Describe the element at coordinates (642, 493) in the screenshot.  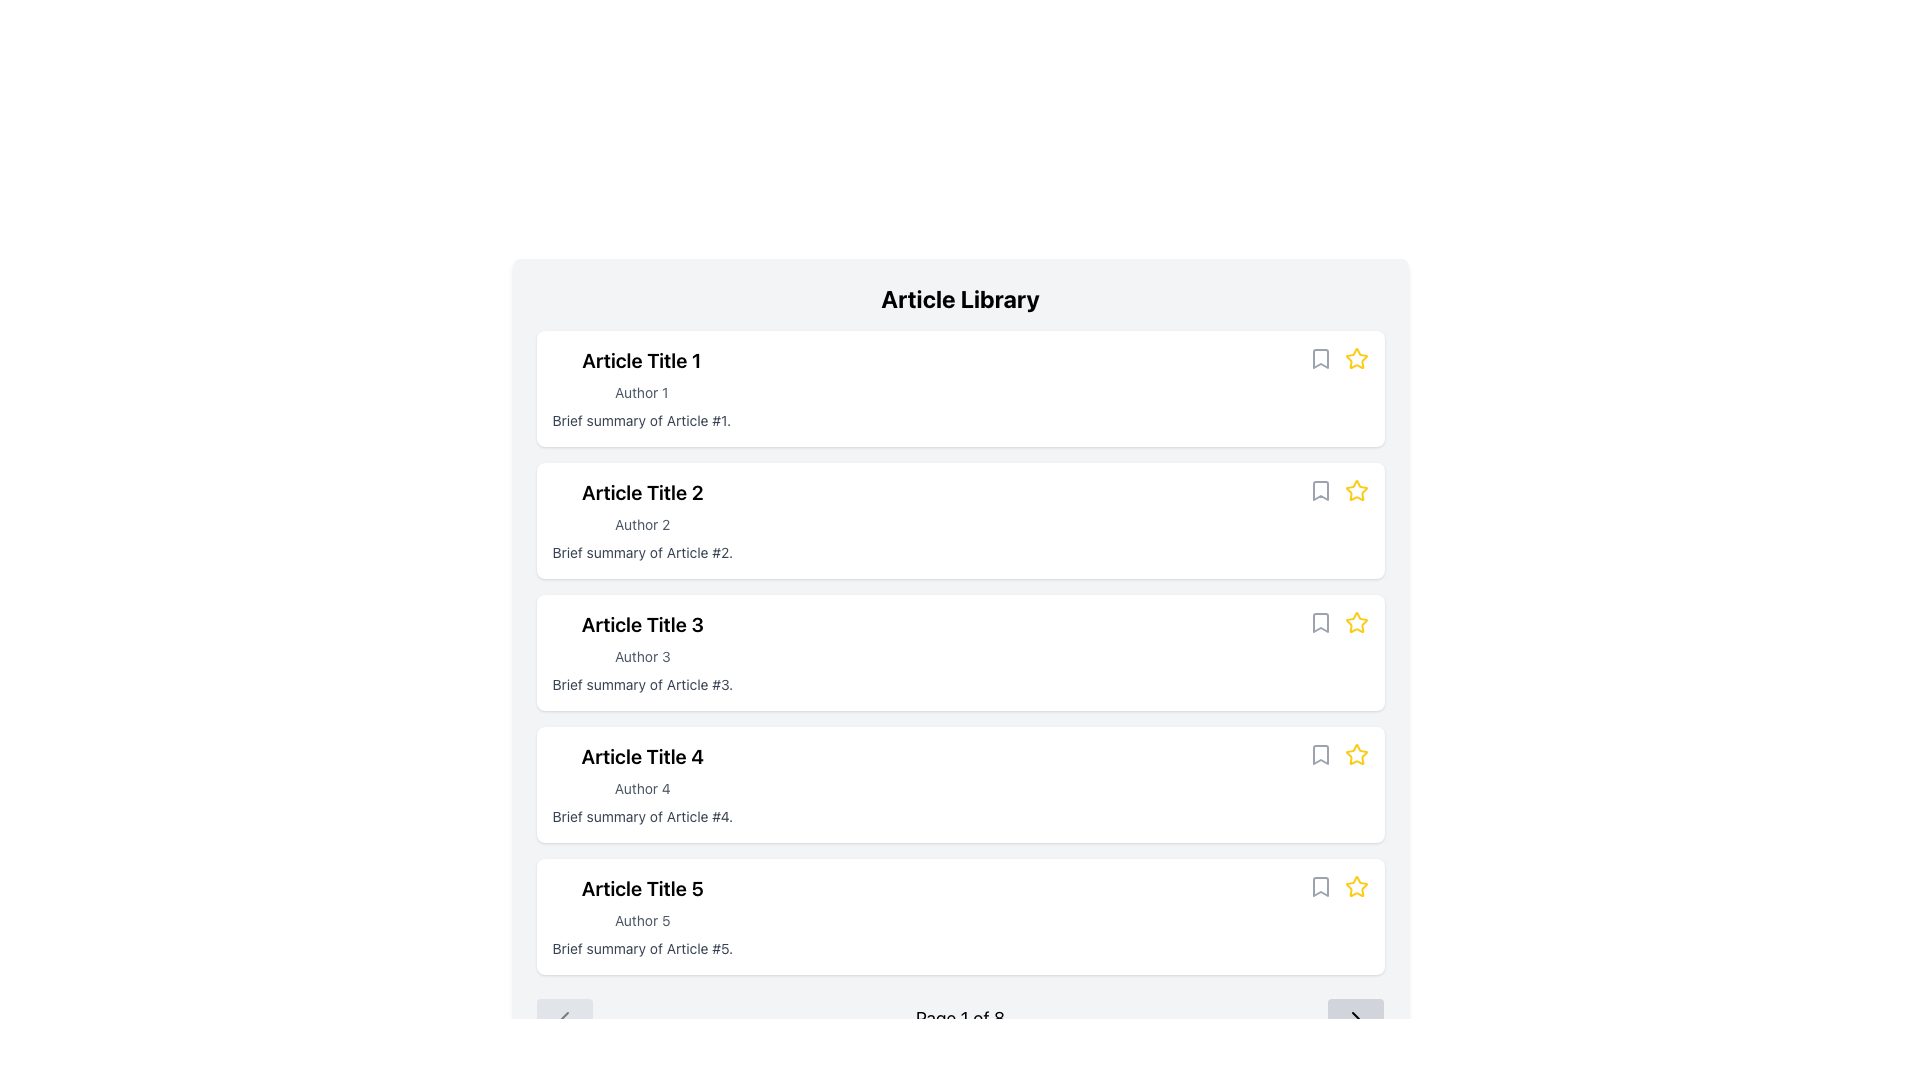
I see `the Text Label that serves as the title for the second article in the list under the header 'Article Library'` at that location.